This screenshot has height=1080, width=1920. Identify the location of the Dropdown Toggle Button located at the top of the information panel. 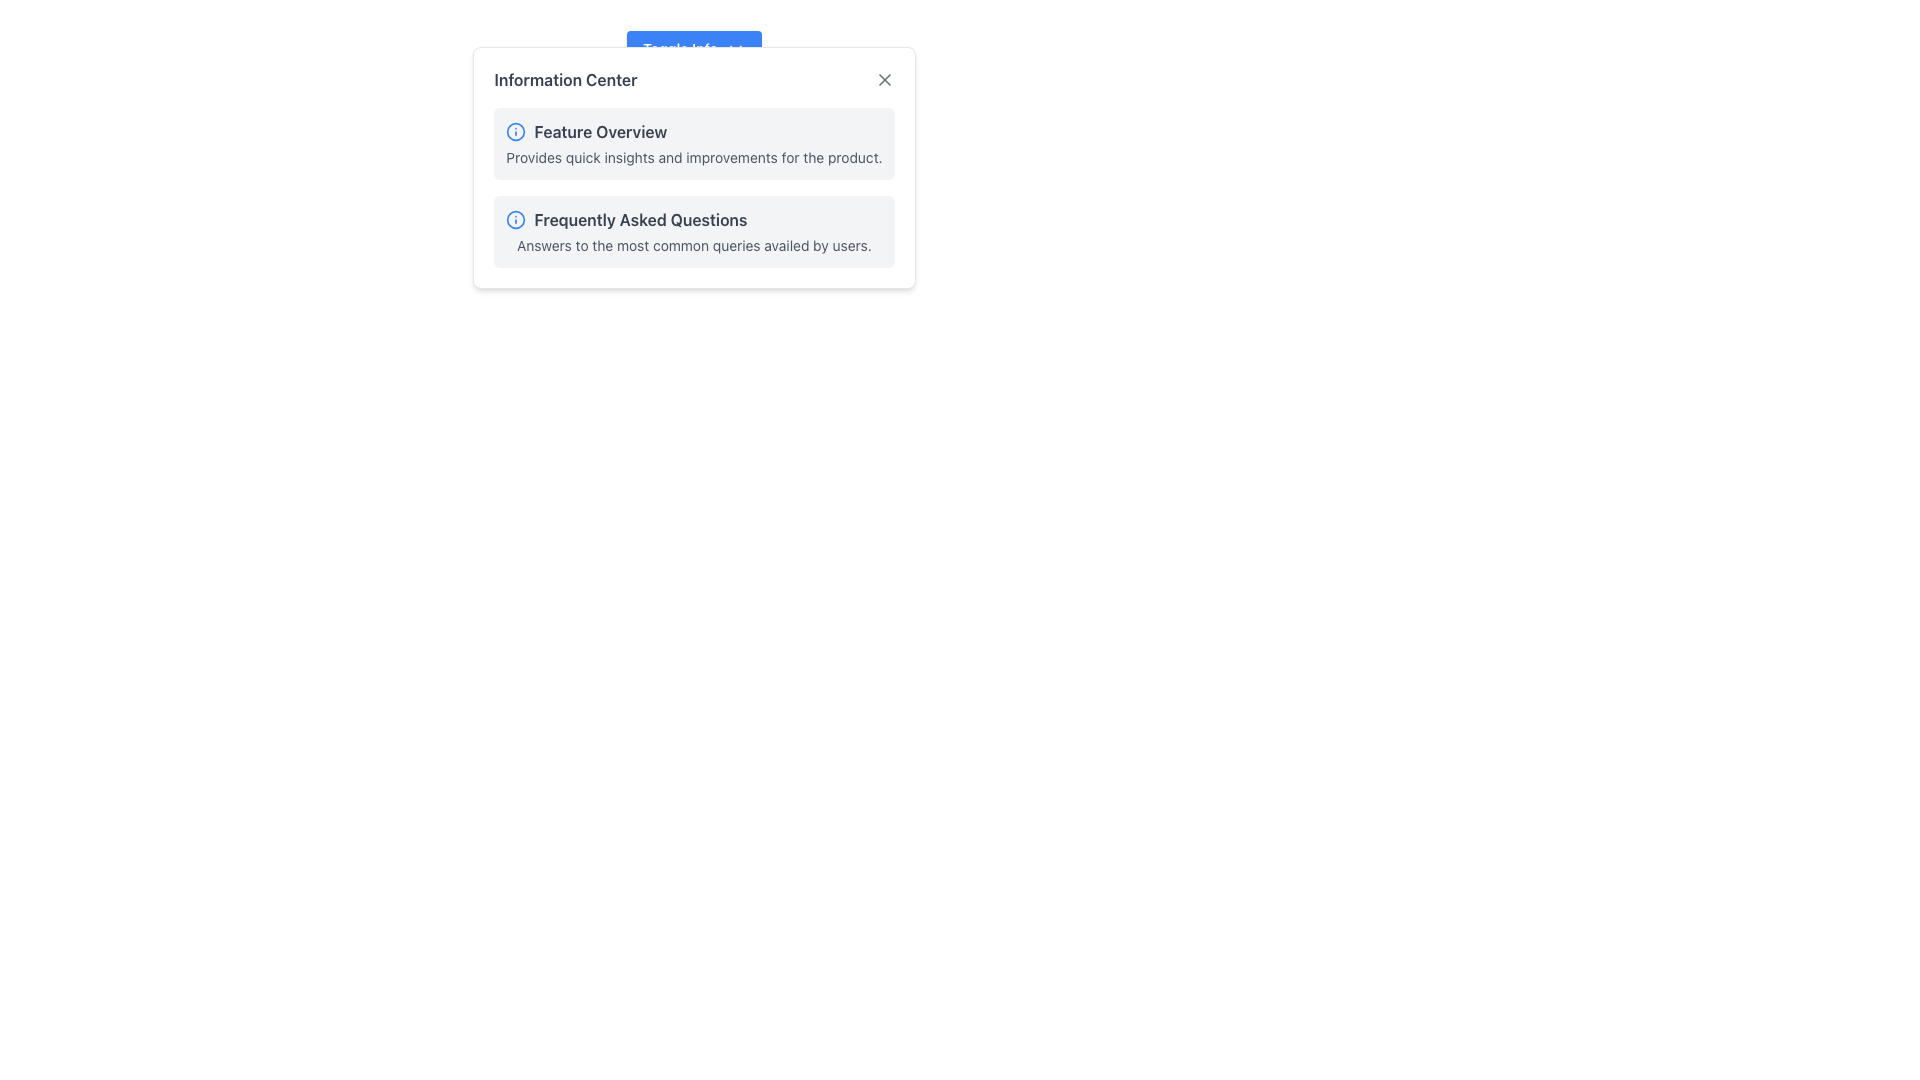
(694, 48).